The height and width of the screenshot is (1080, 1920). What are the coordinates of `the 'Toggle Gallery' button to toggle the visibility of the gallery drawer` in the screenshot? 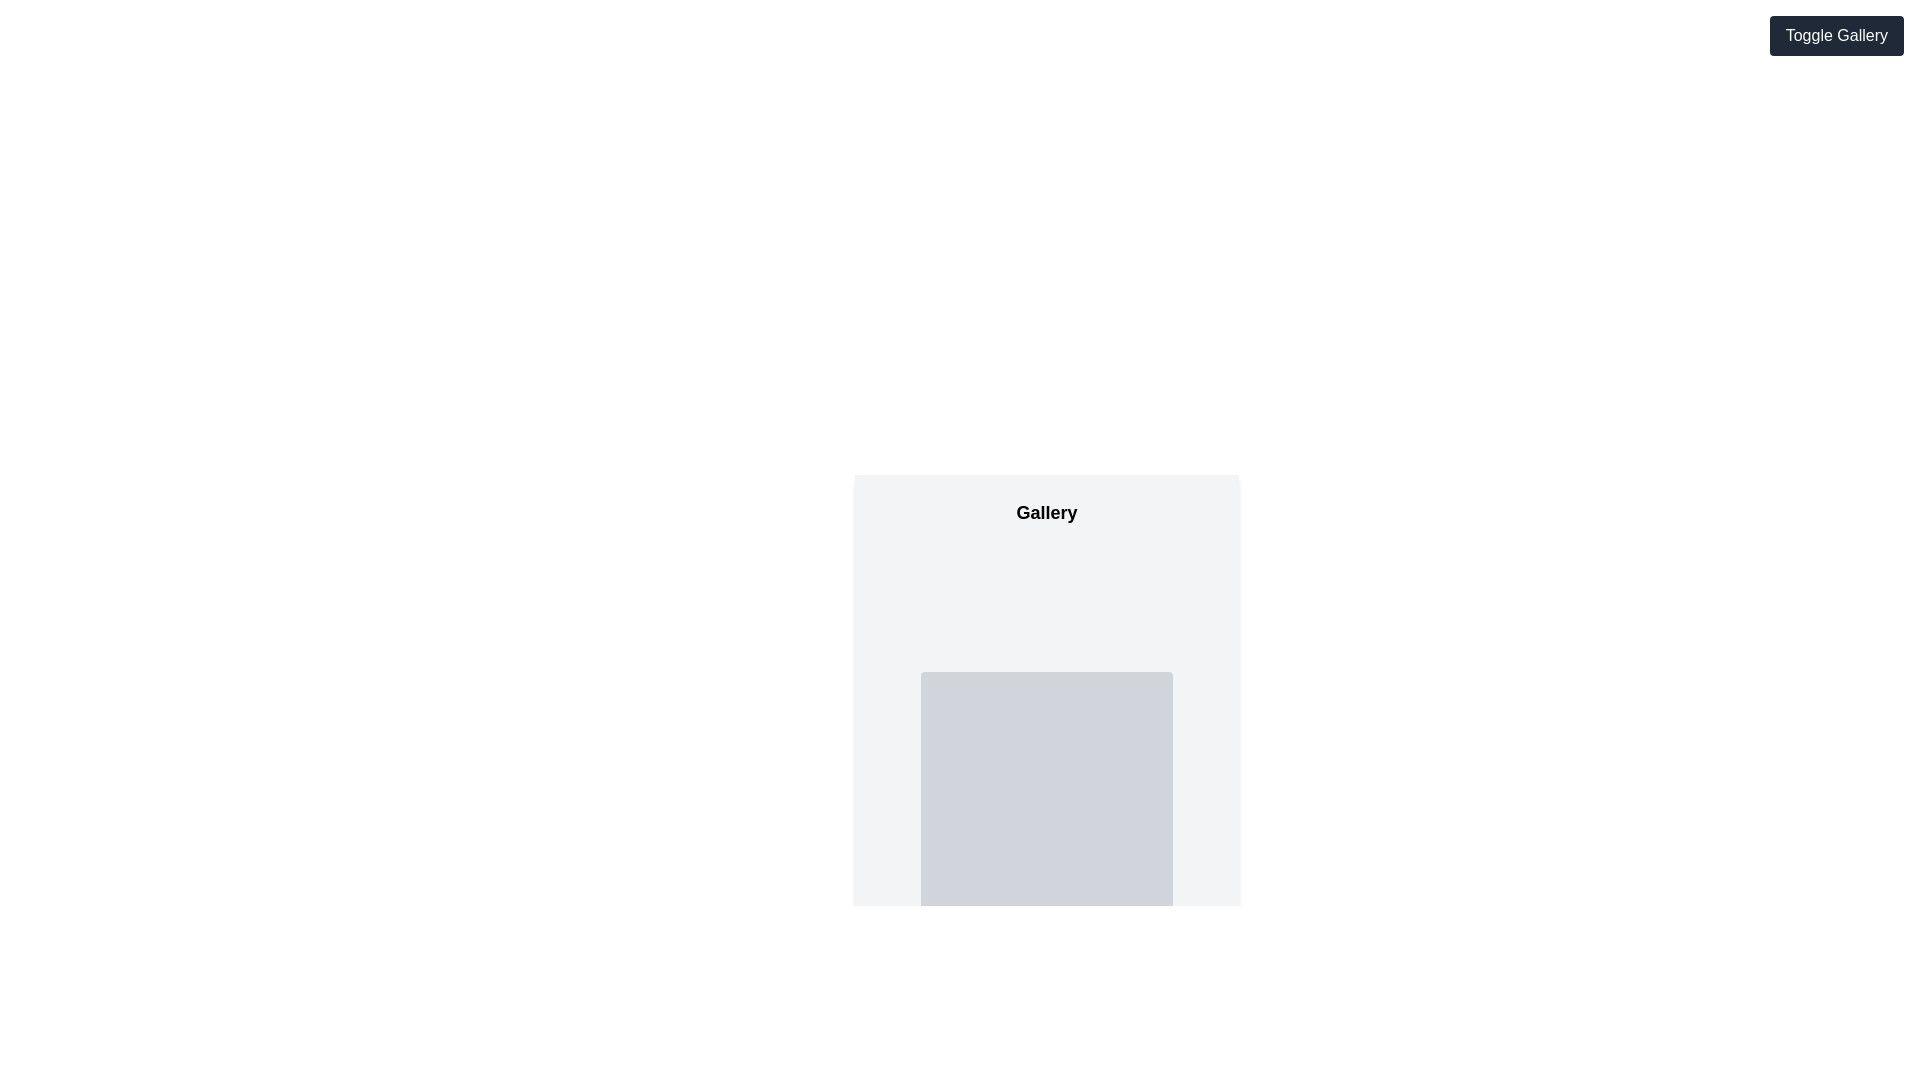 It's located at (1836, 35).